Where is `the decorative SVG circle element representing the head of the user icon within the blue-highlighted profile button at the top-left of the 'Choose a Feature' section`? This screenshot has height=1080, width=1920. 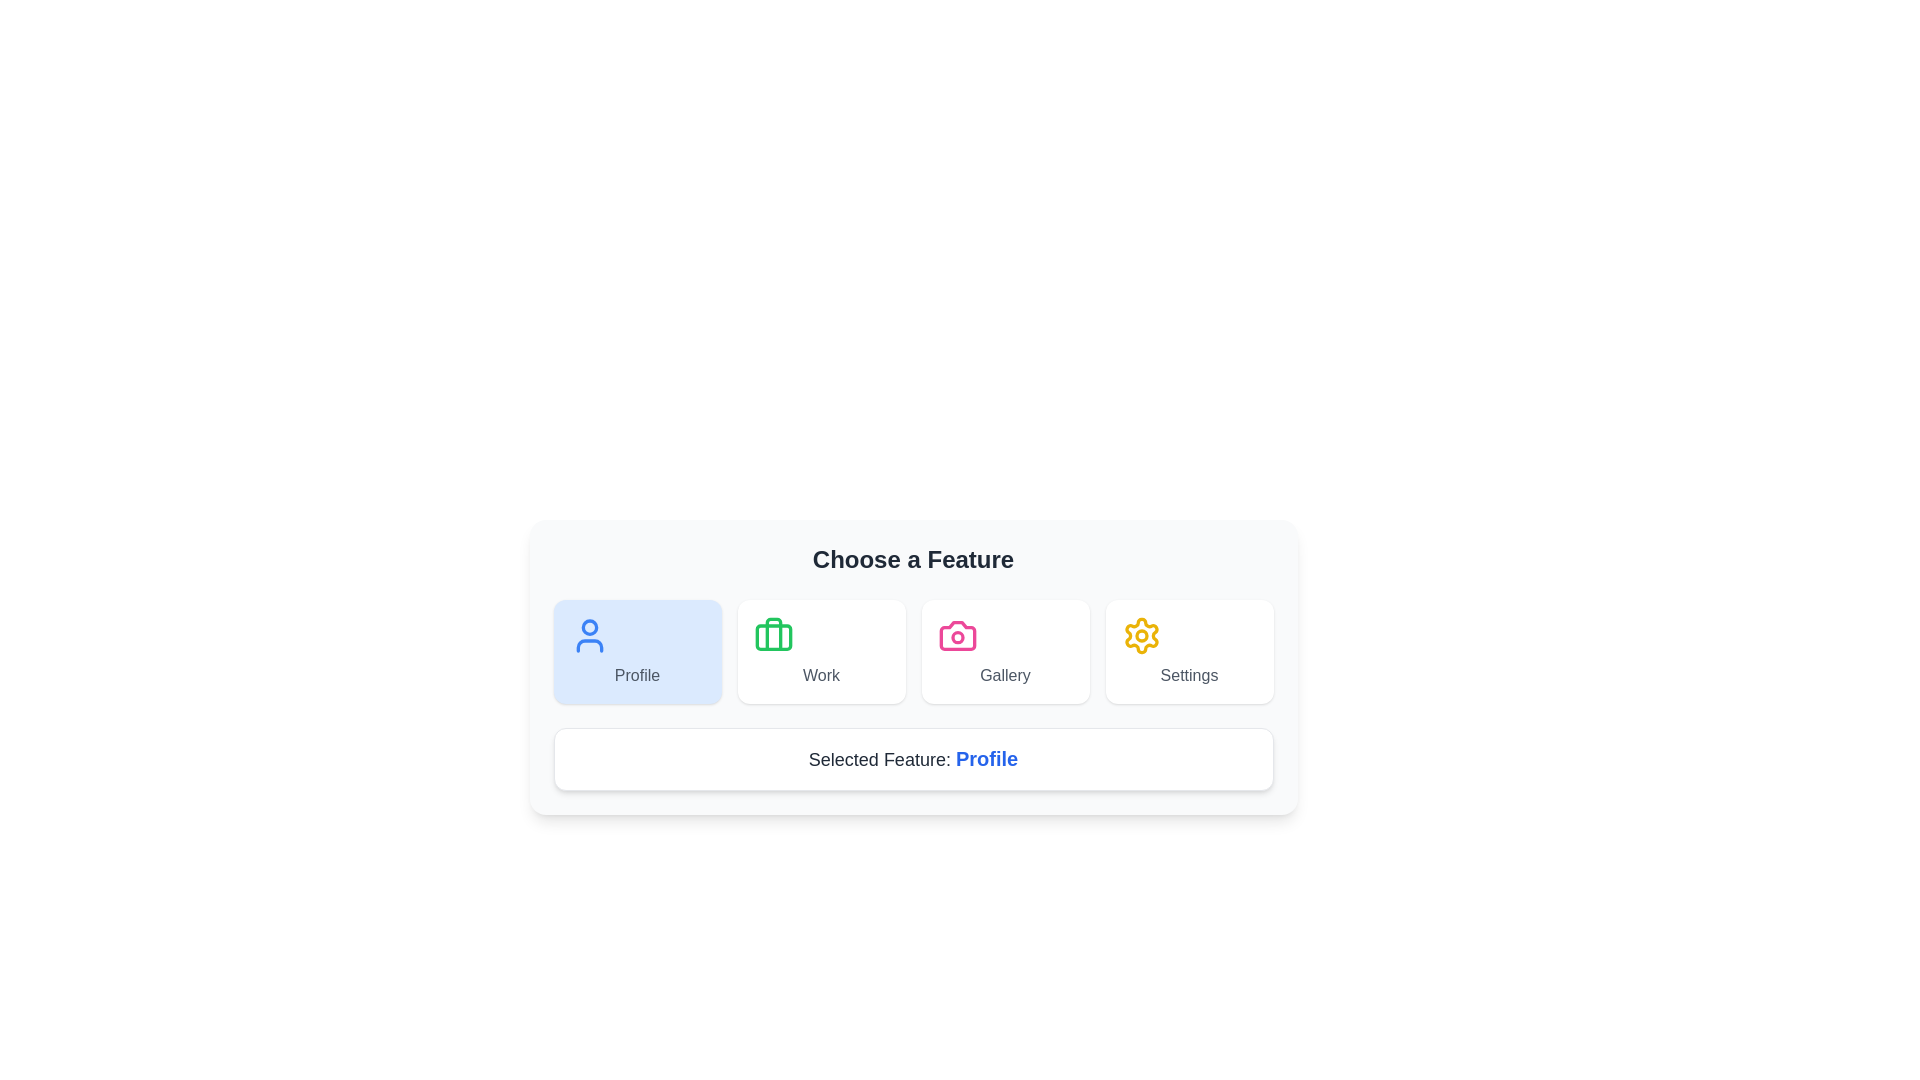
the decorative SVG circle element representing the head of the user icon within the blue-highlighted profile button at the top-left of the 'Choose a Feature' section is located at coordinates (588, 626).